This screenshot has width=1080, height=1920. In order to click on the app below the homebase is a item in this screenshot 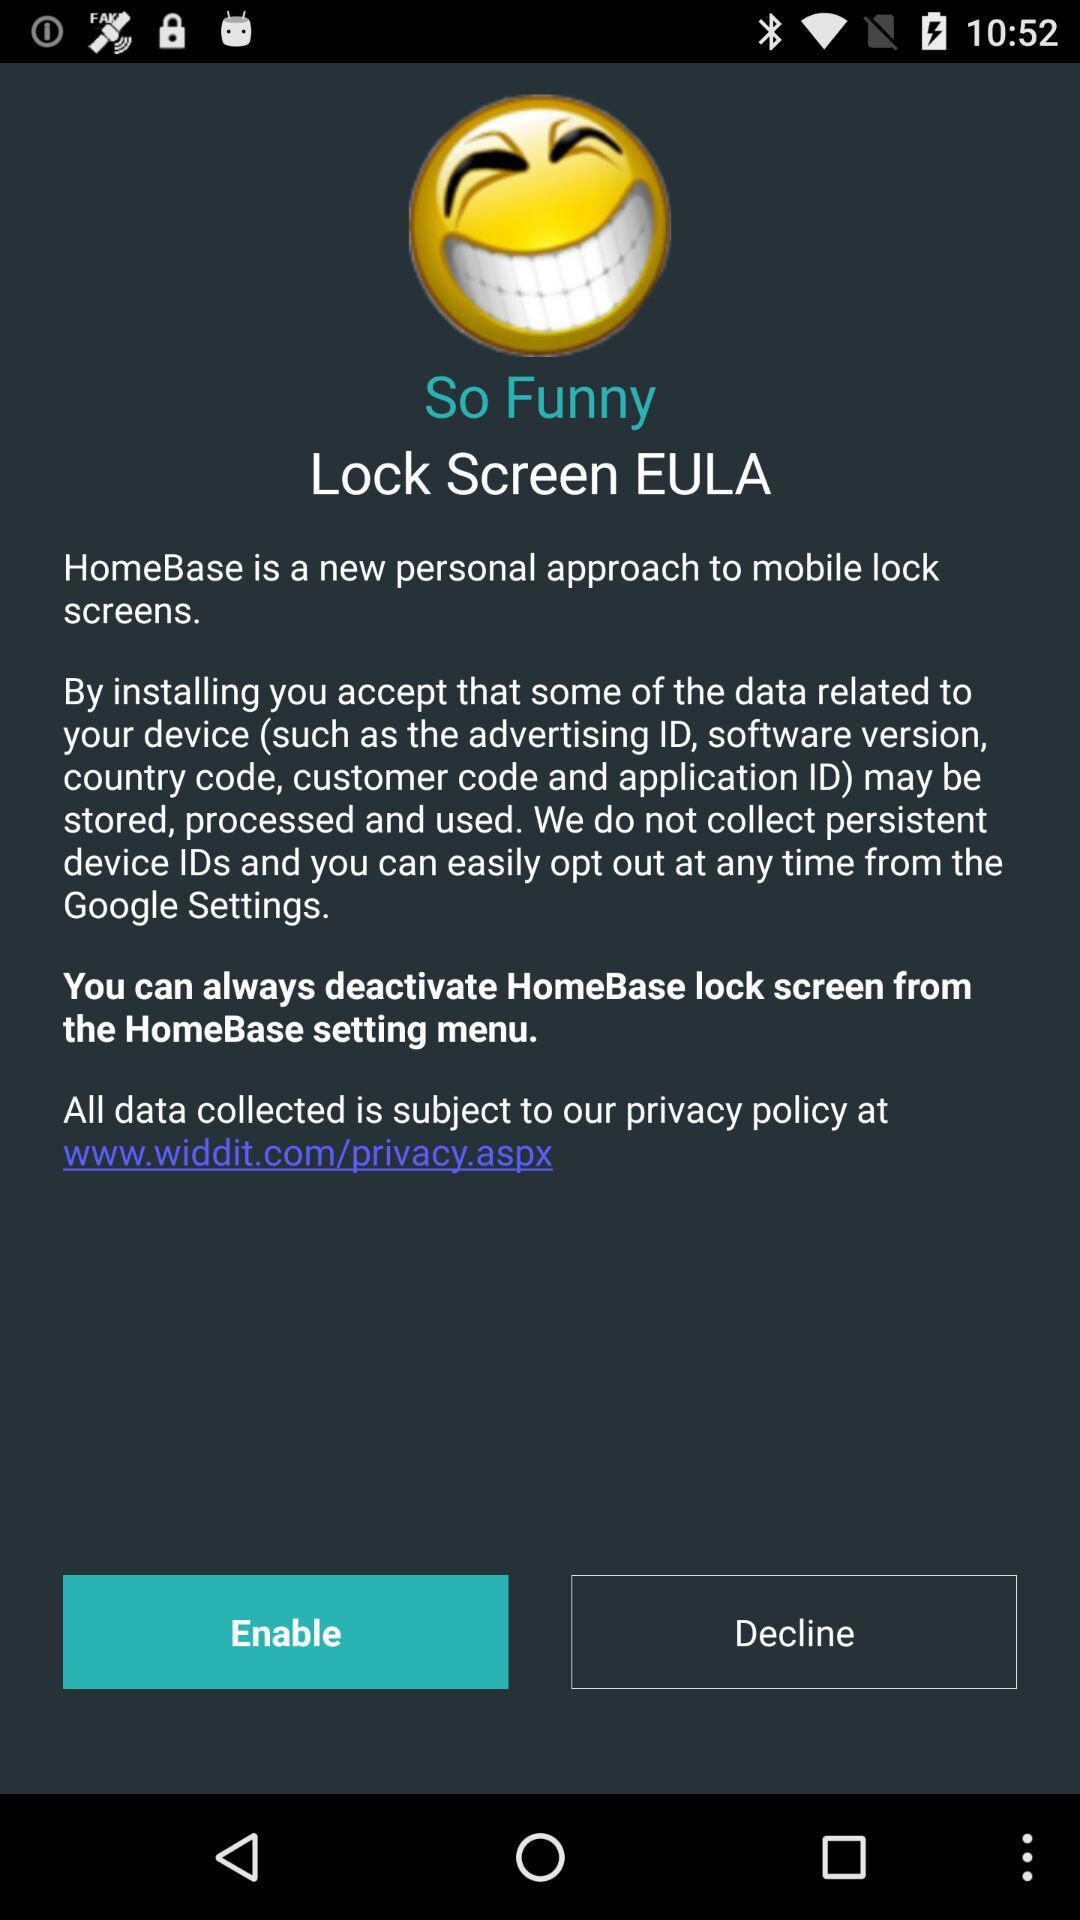, I will do `click(540, 795)`.